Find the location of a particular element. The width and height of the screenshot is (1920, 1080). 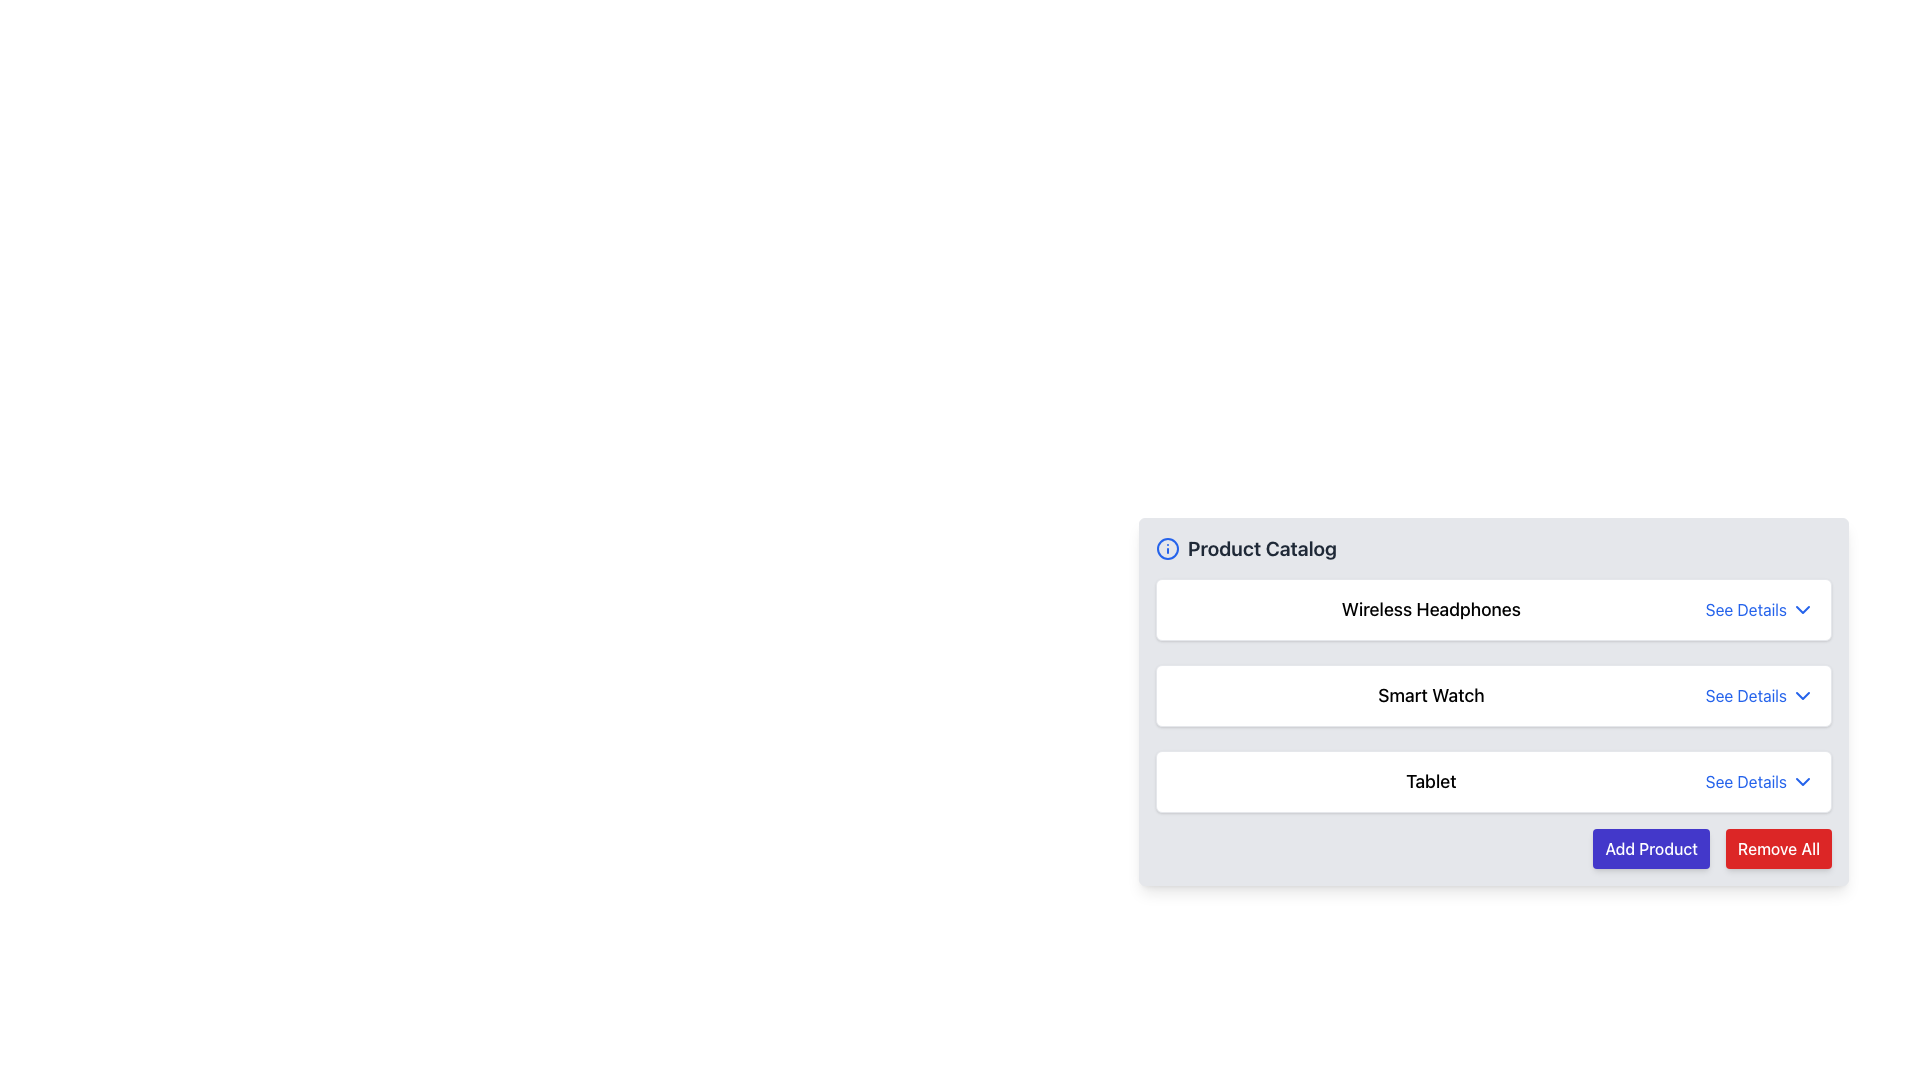

the blue circular information icon located above the 'Product Catalog' title is located at coordinates (1167, 548).